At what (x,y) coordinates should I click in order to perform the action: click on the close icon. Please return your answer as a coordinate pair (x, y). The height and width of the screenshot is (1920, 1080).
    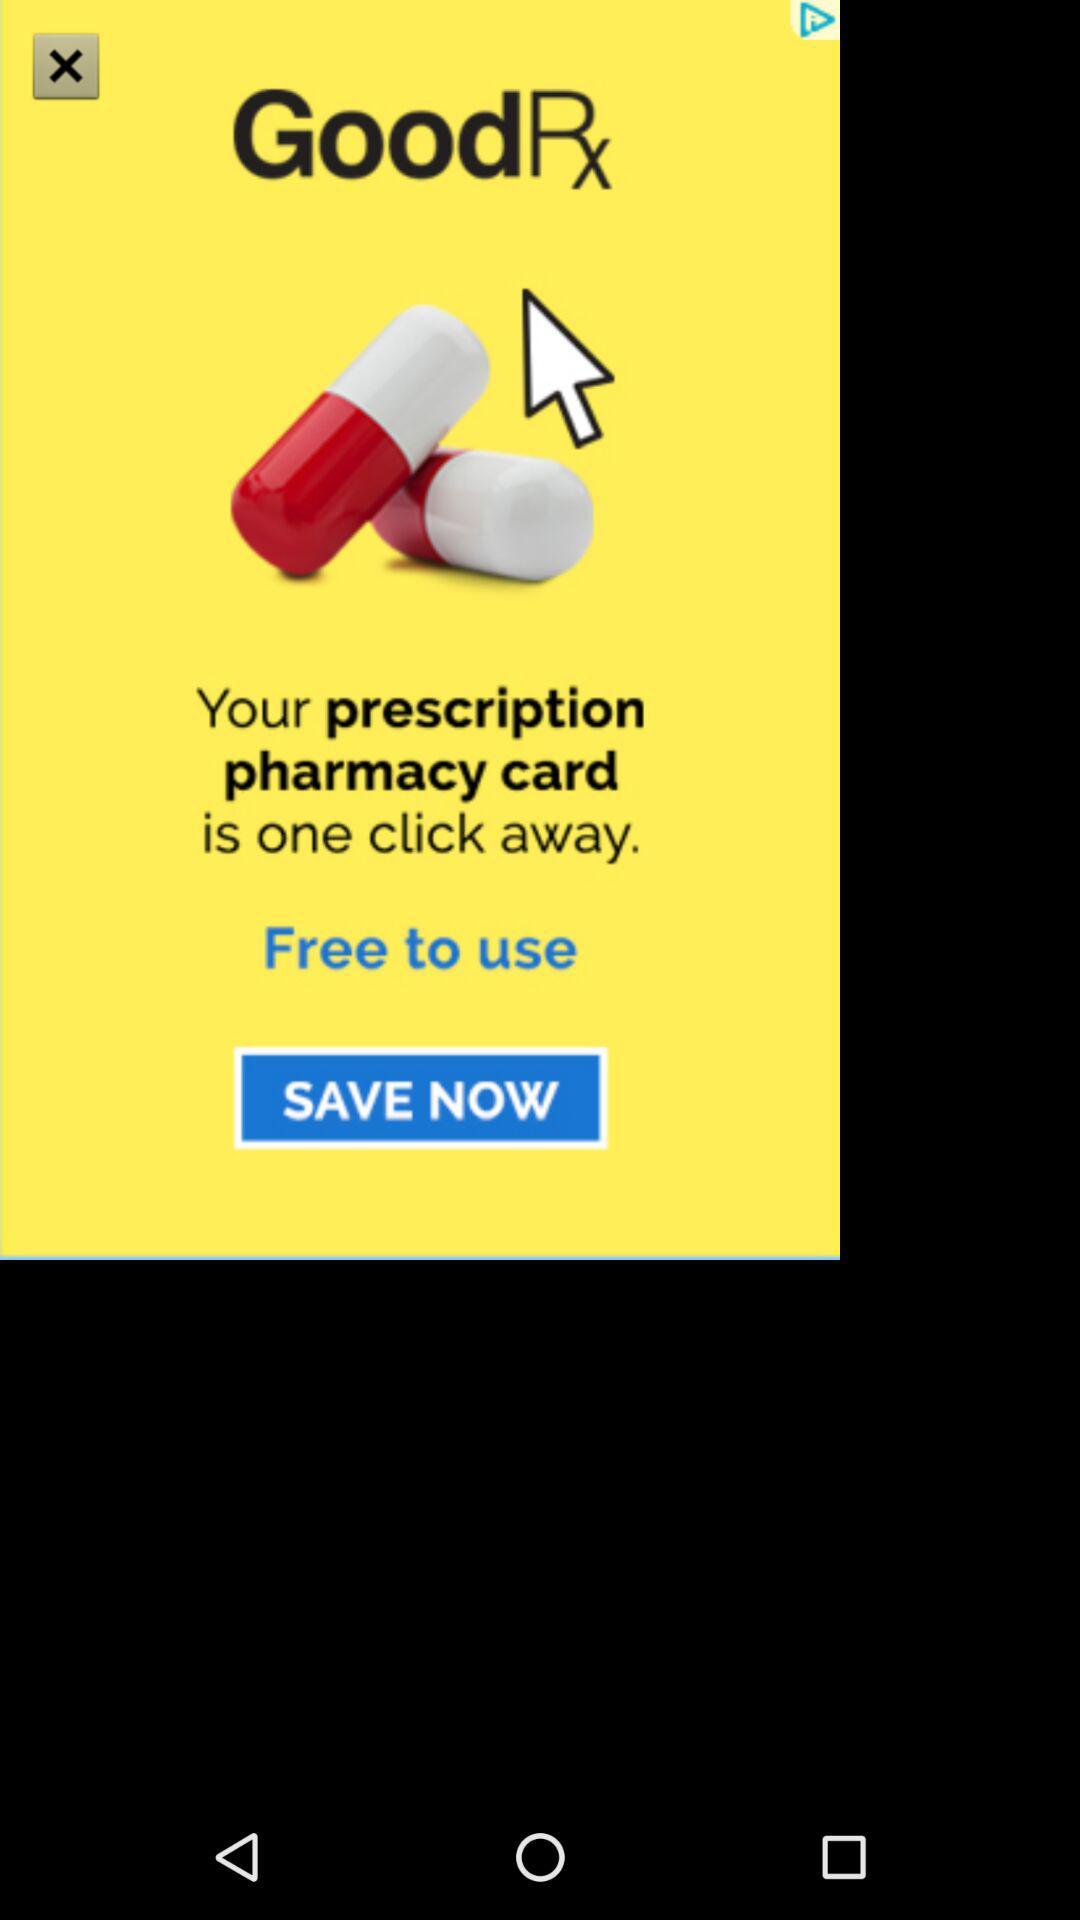
    Looking at the image, I should click on (64, 70).